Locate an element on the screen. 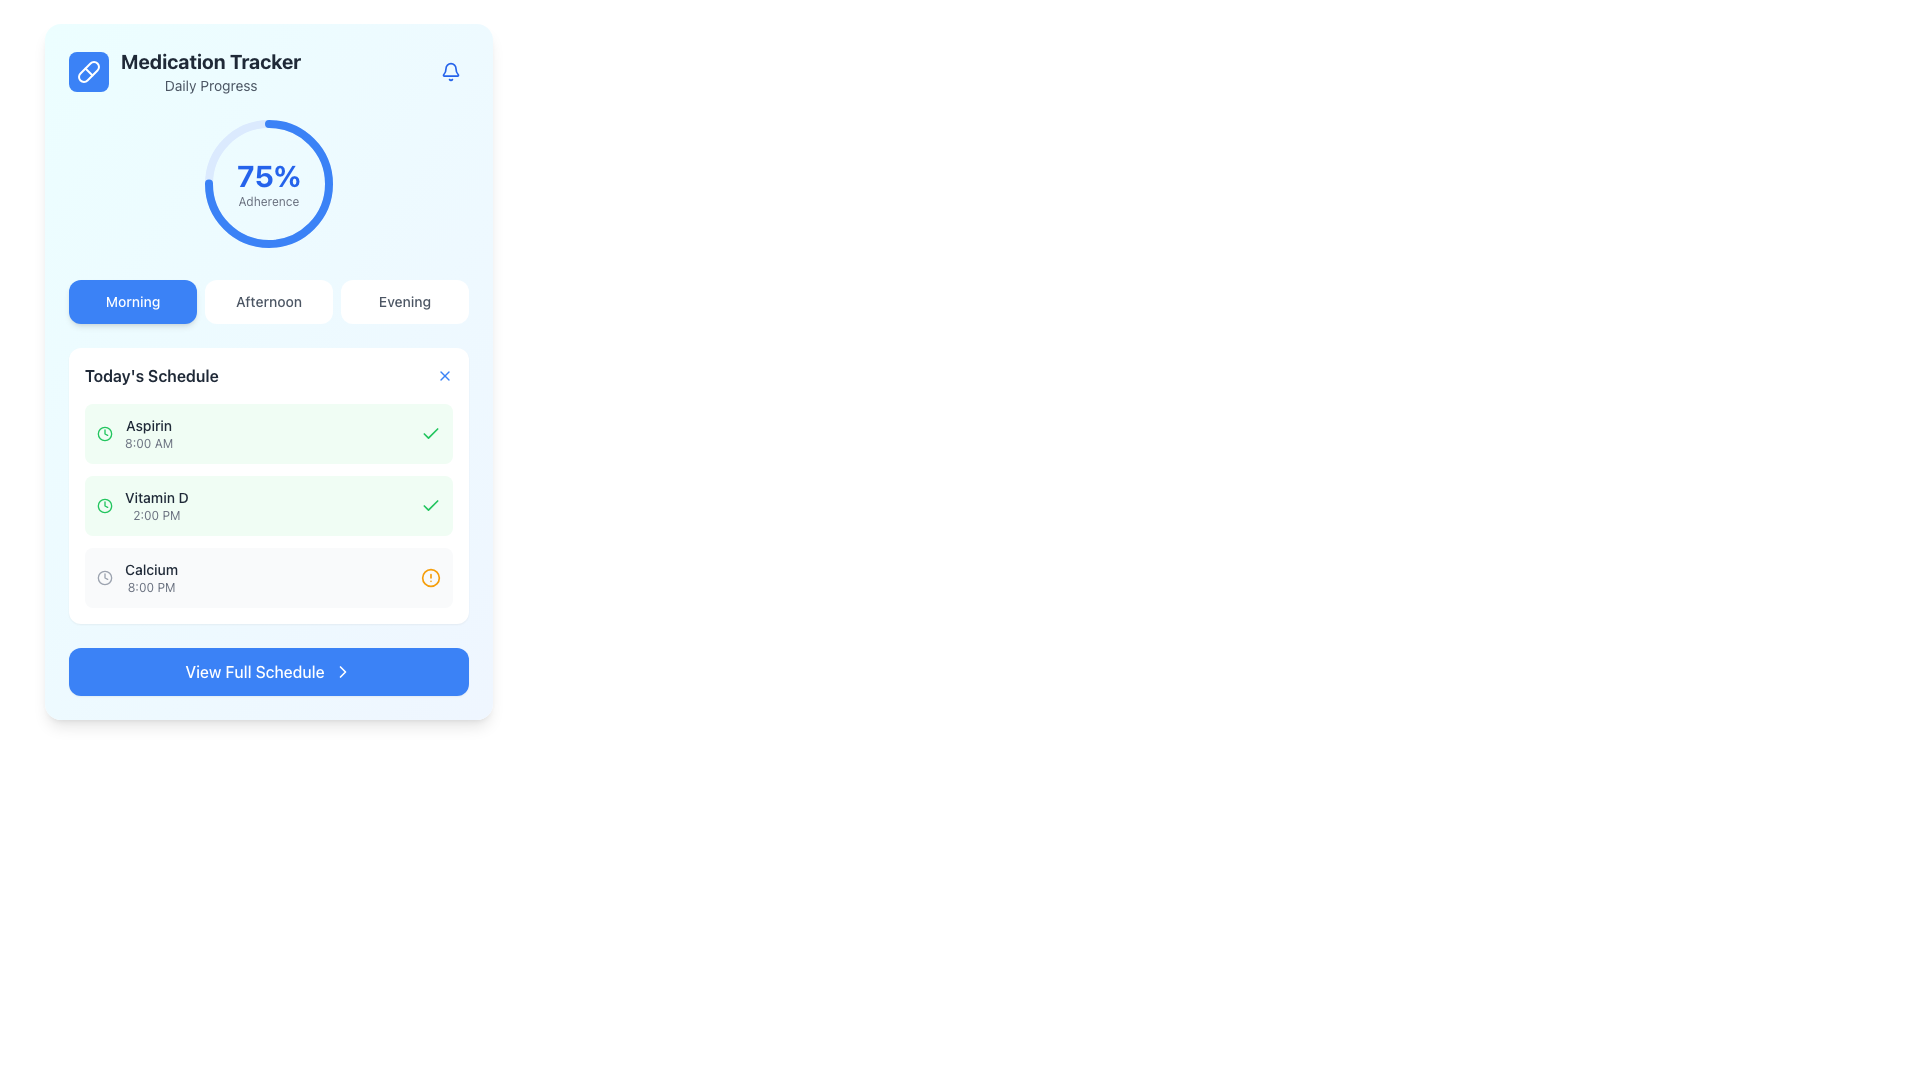 This screenshot has height=1080, width=1920. the time indicator text label associated with the medication 'Calcium' located in the third entry of the 'Today’s Schedule' section is located at coordinates (150, 586).